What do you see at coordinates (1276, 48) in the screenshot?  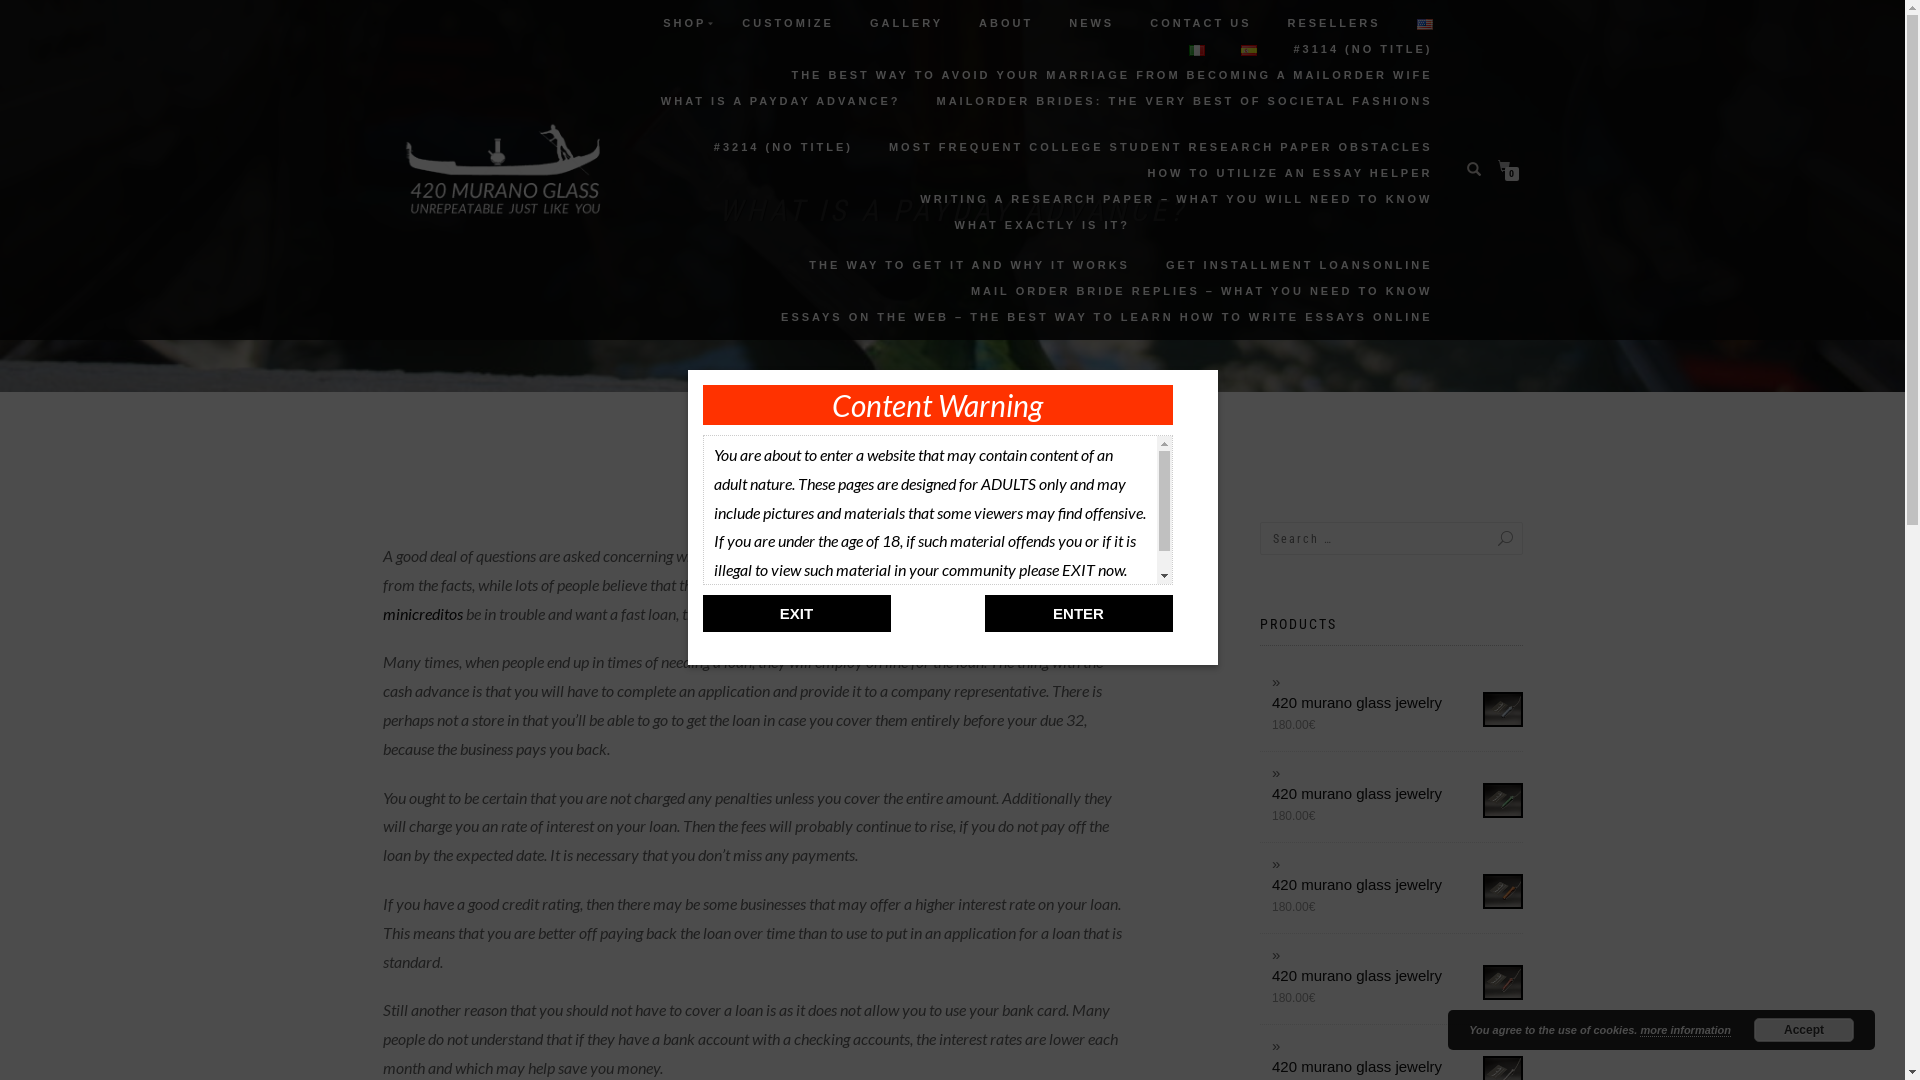 I see `'#3114 (NO TITLE)'` at bounding box center [1276, 48].